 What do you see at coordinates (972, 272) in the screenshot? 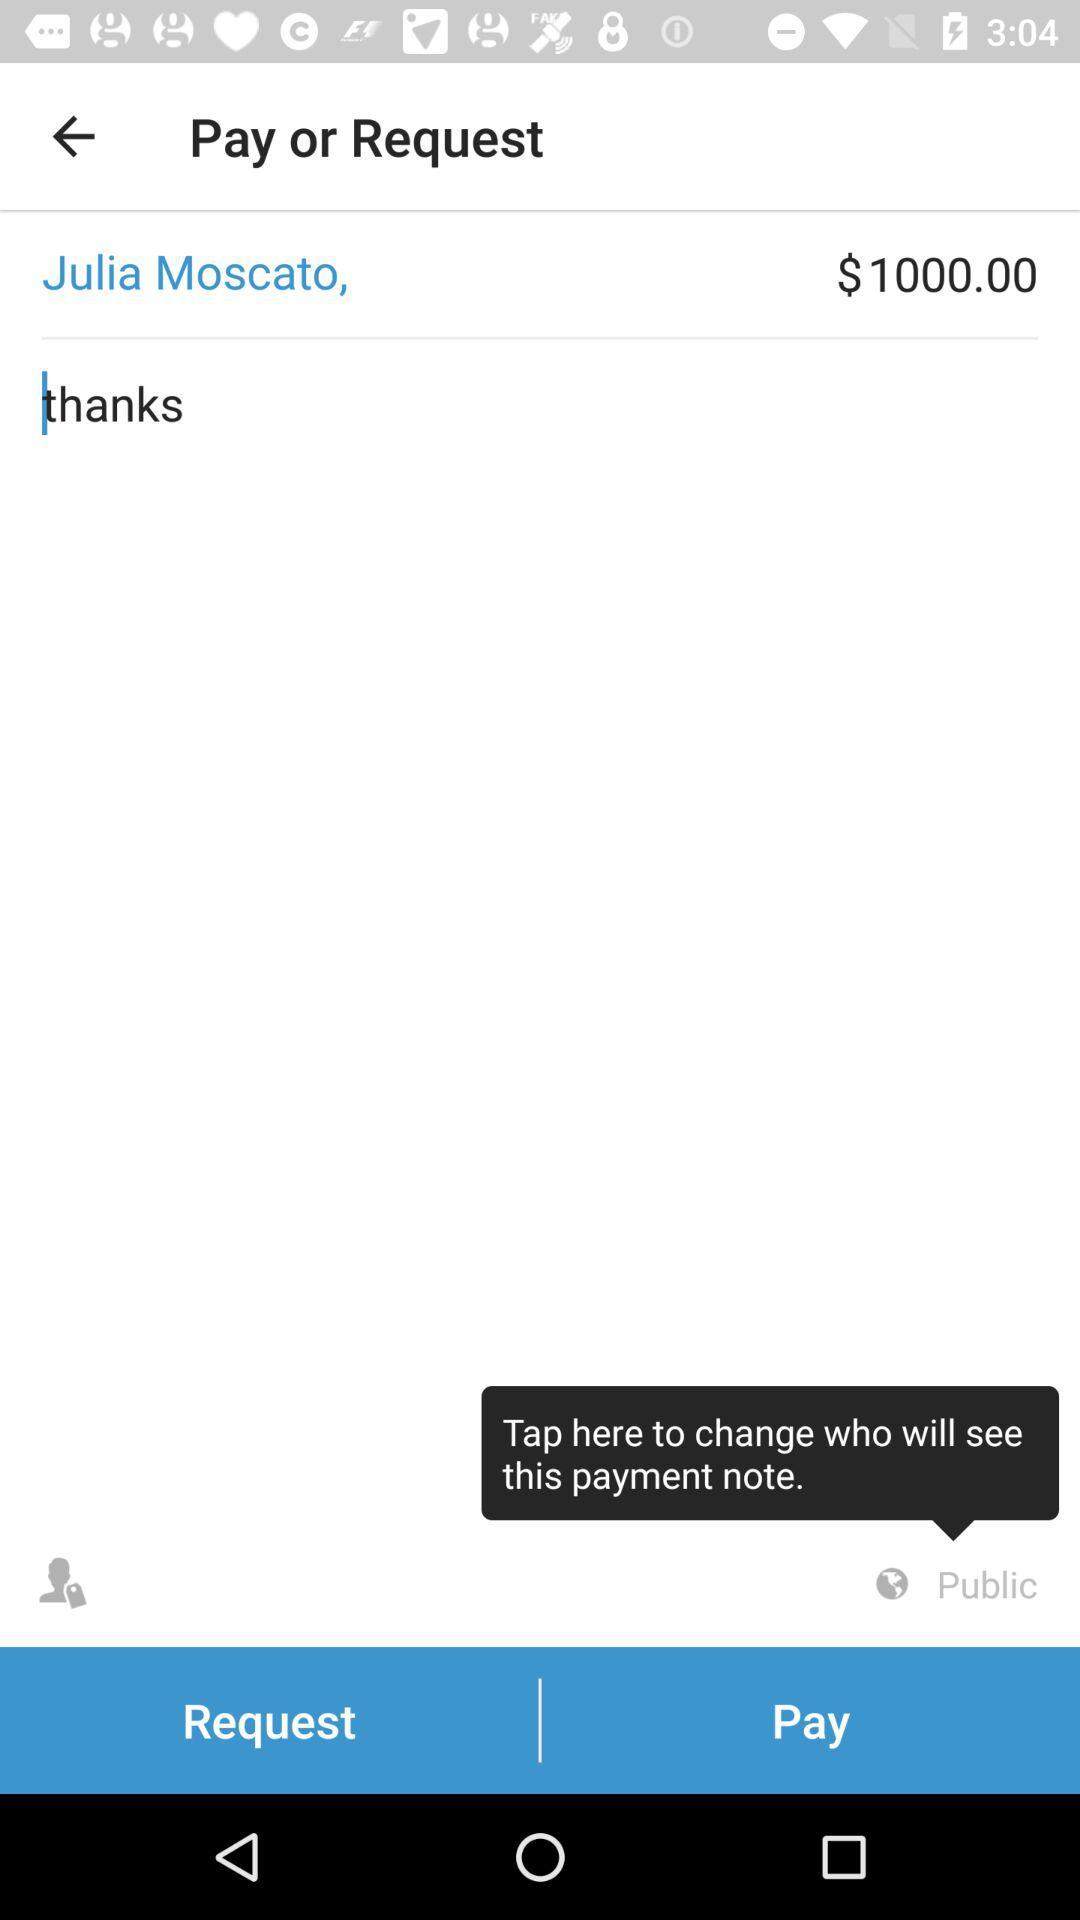
I see `the item to the right of the $ item` at bounding box center [972, 272].